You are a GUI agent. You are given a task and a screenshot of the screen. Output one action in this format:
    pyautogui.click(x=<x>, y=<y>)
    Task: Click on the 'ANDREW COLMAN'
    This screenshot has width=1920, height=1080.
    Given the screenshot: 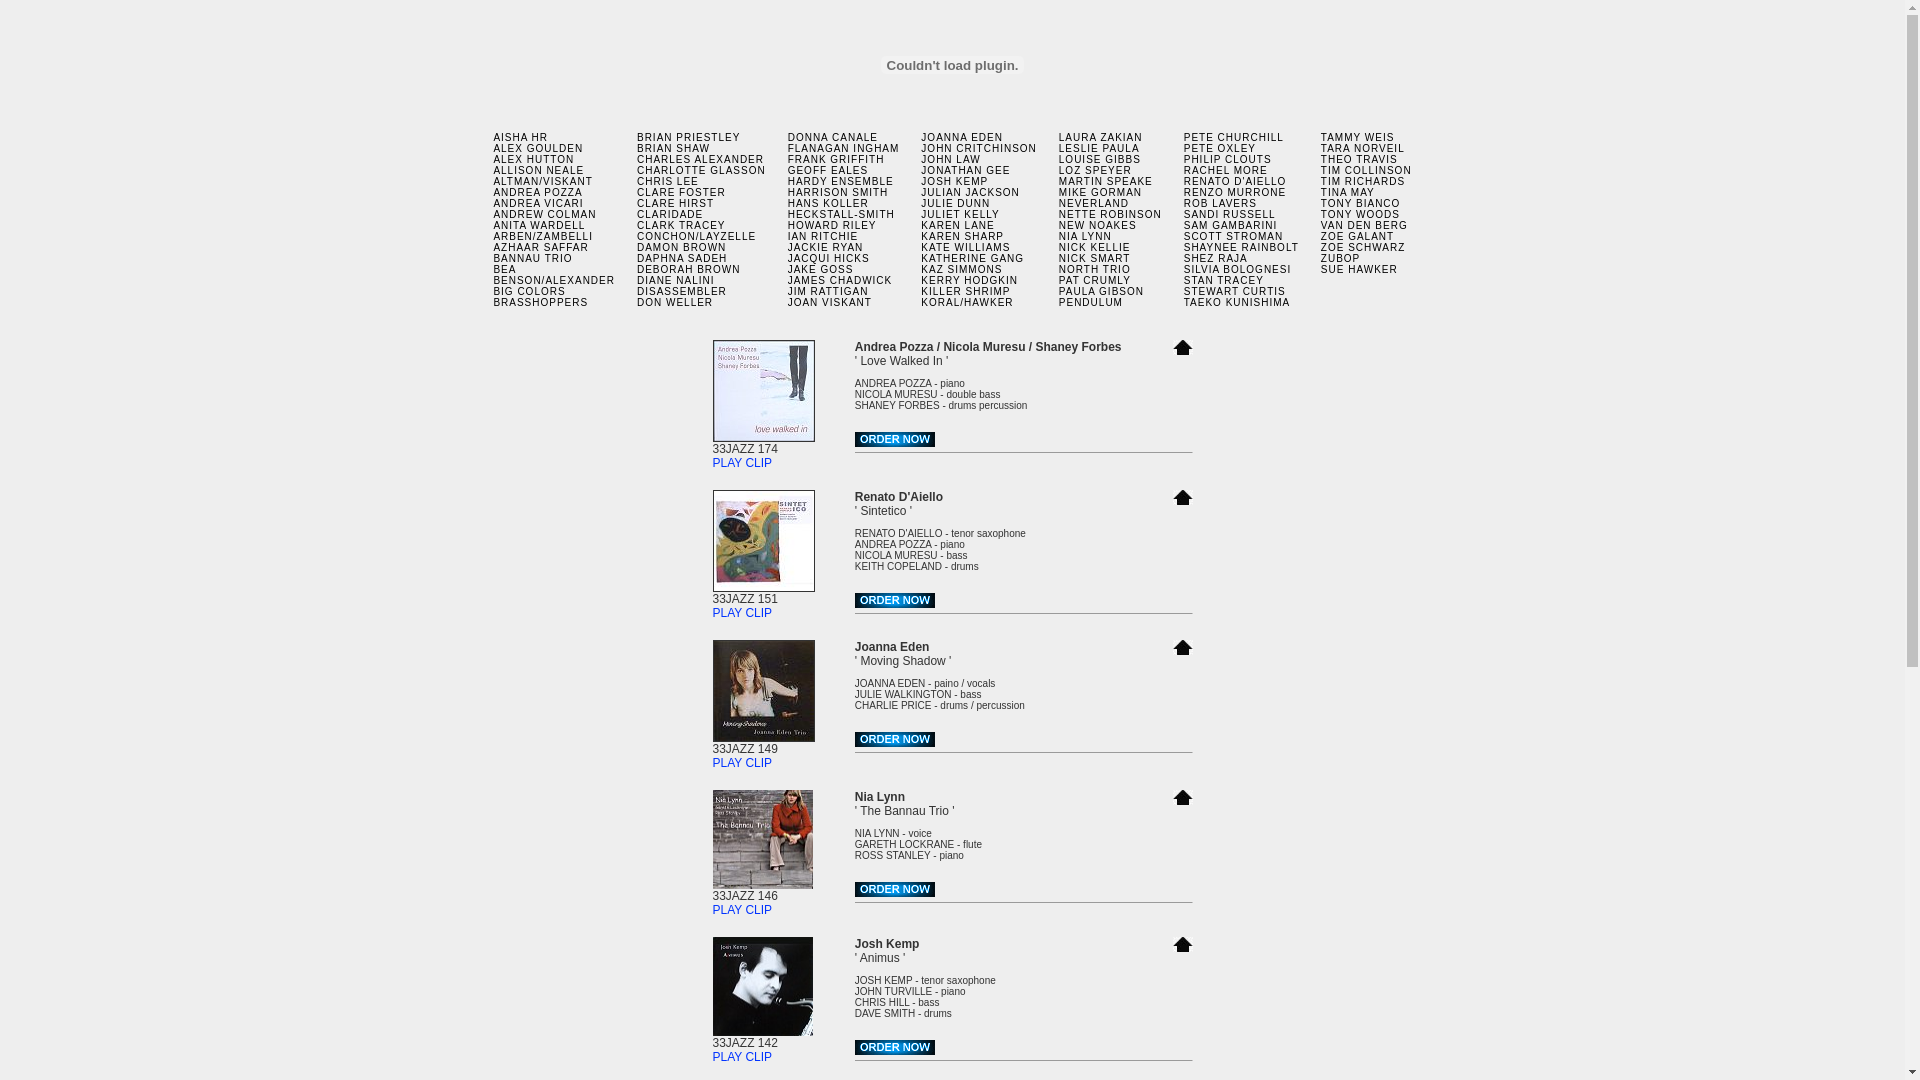 What is the action you would take?
    pyautogui.click(x=544, y=214)
    